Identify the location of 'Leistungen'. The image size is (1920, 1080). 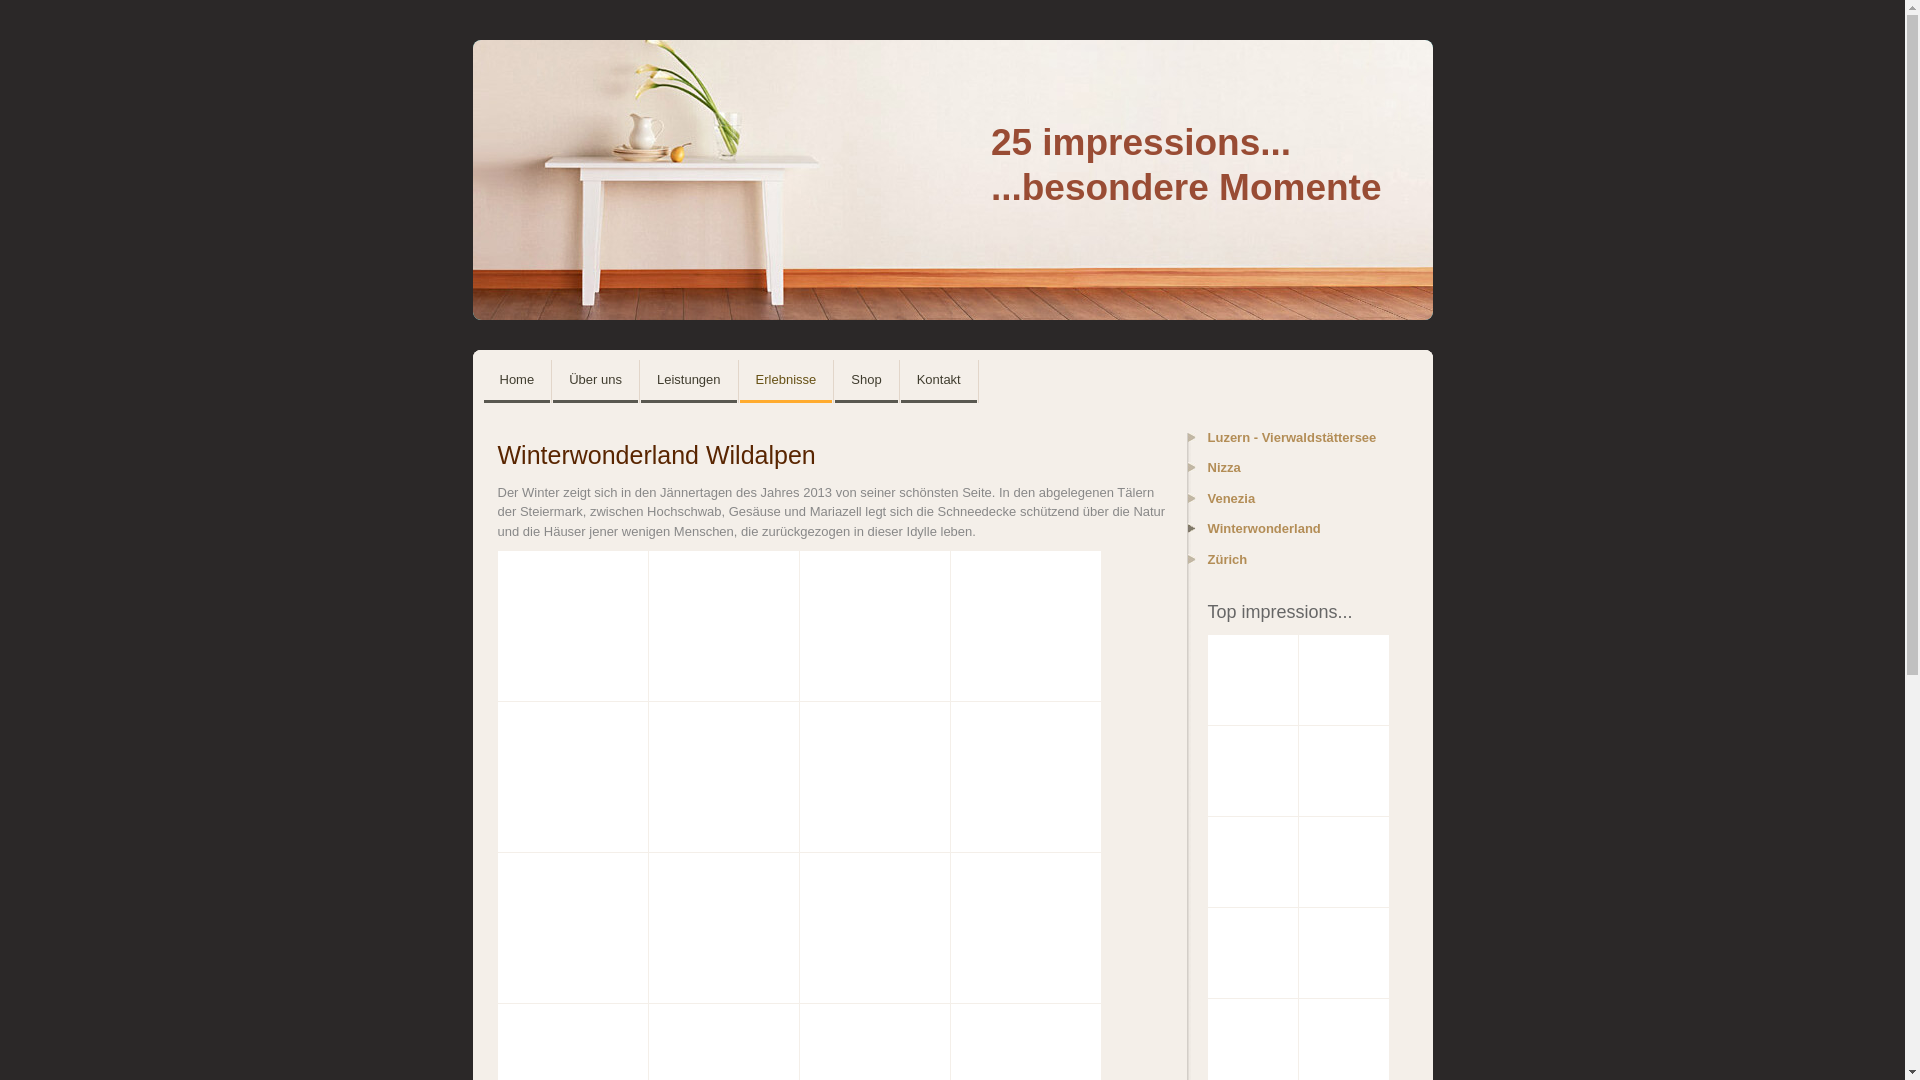
(689, 381).